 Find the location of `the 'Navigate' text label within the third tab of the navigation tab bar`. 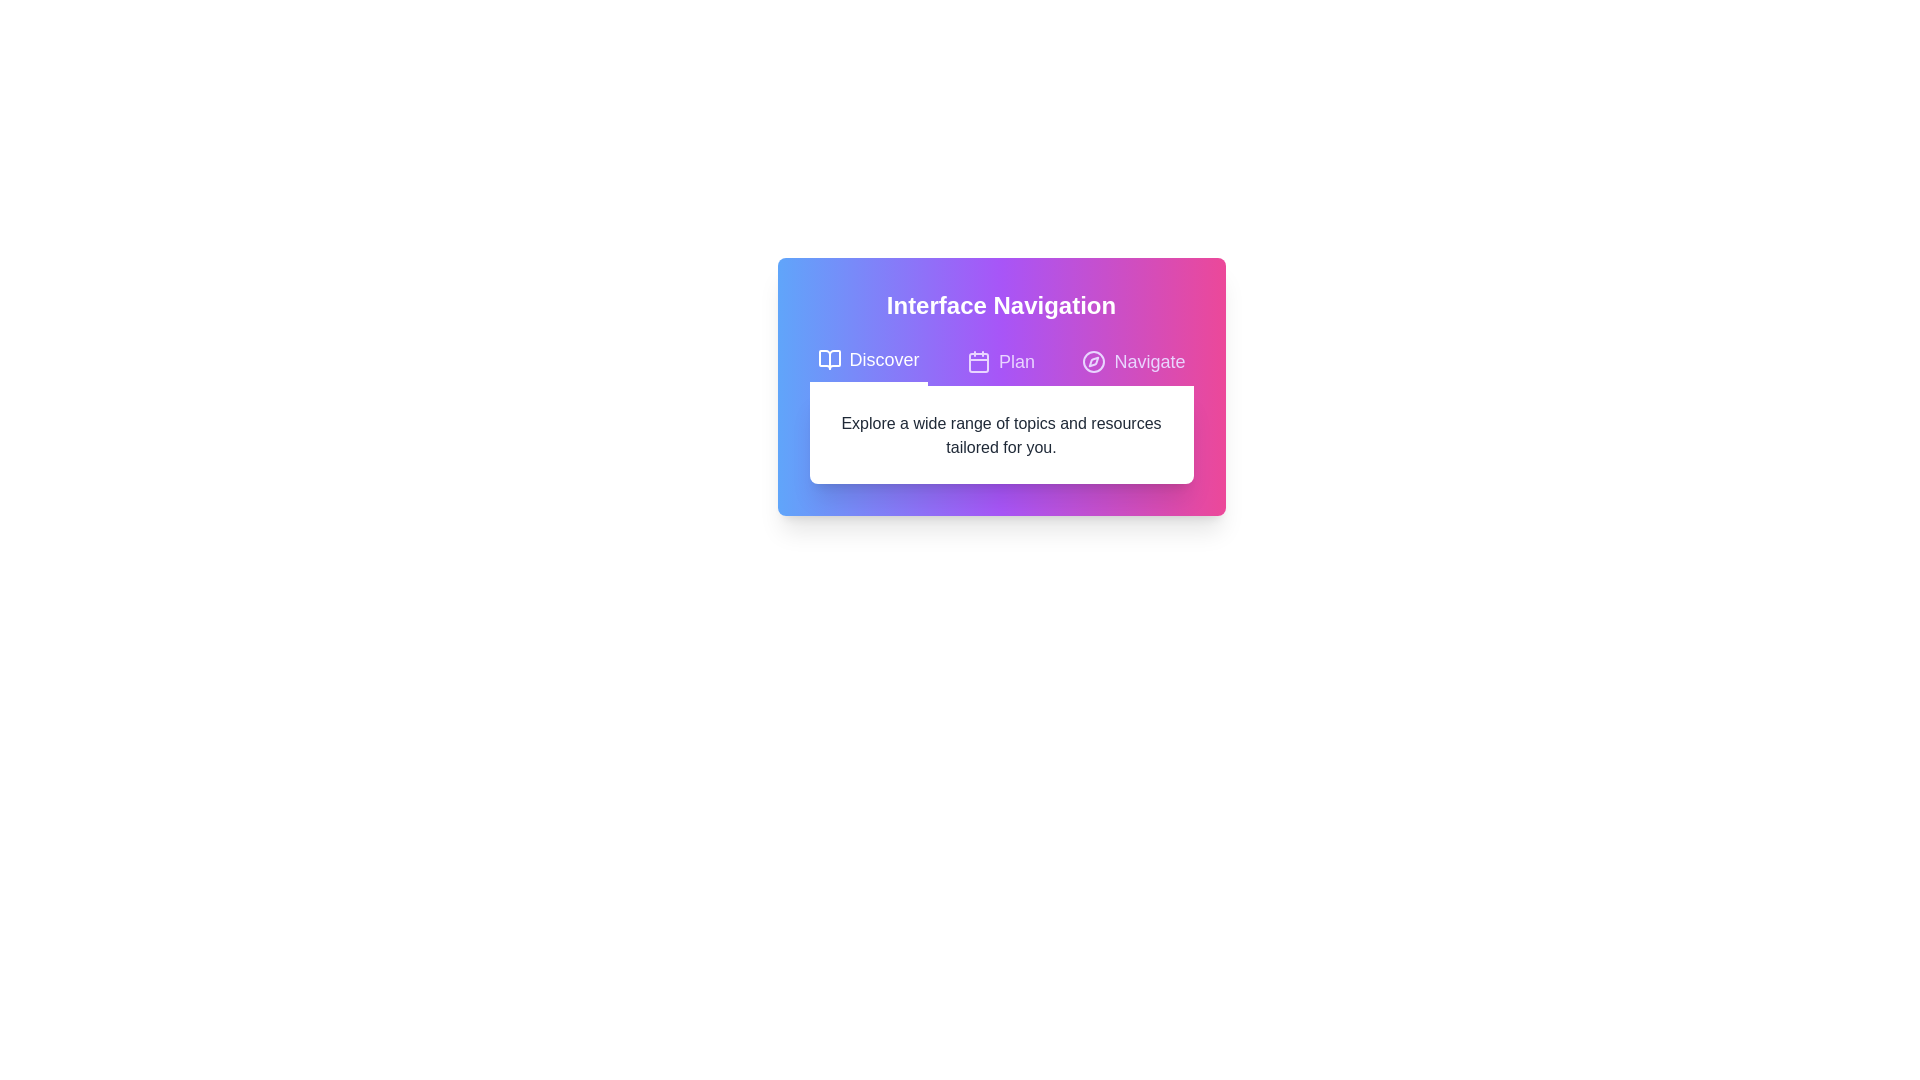

the 'Navigate' text label within the third tab of the navigation tab bar is located at coordinates (1149, 362).